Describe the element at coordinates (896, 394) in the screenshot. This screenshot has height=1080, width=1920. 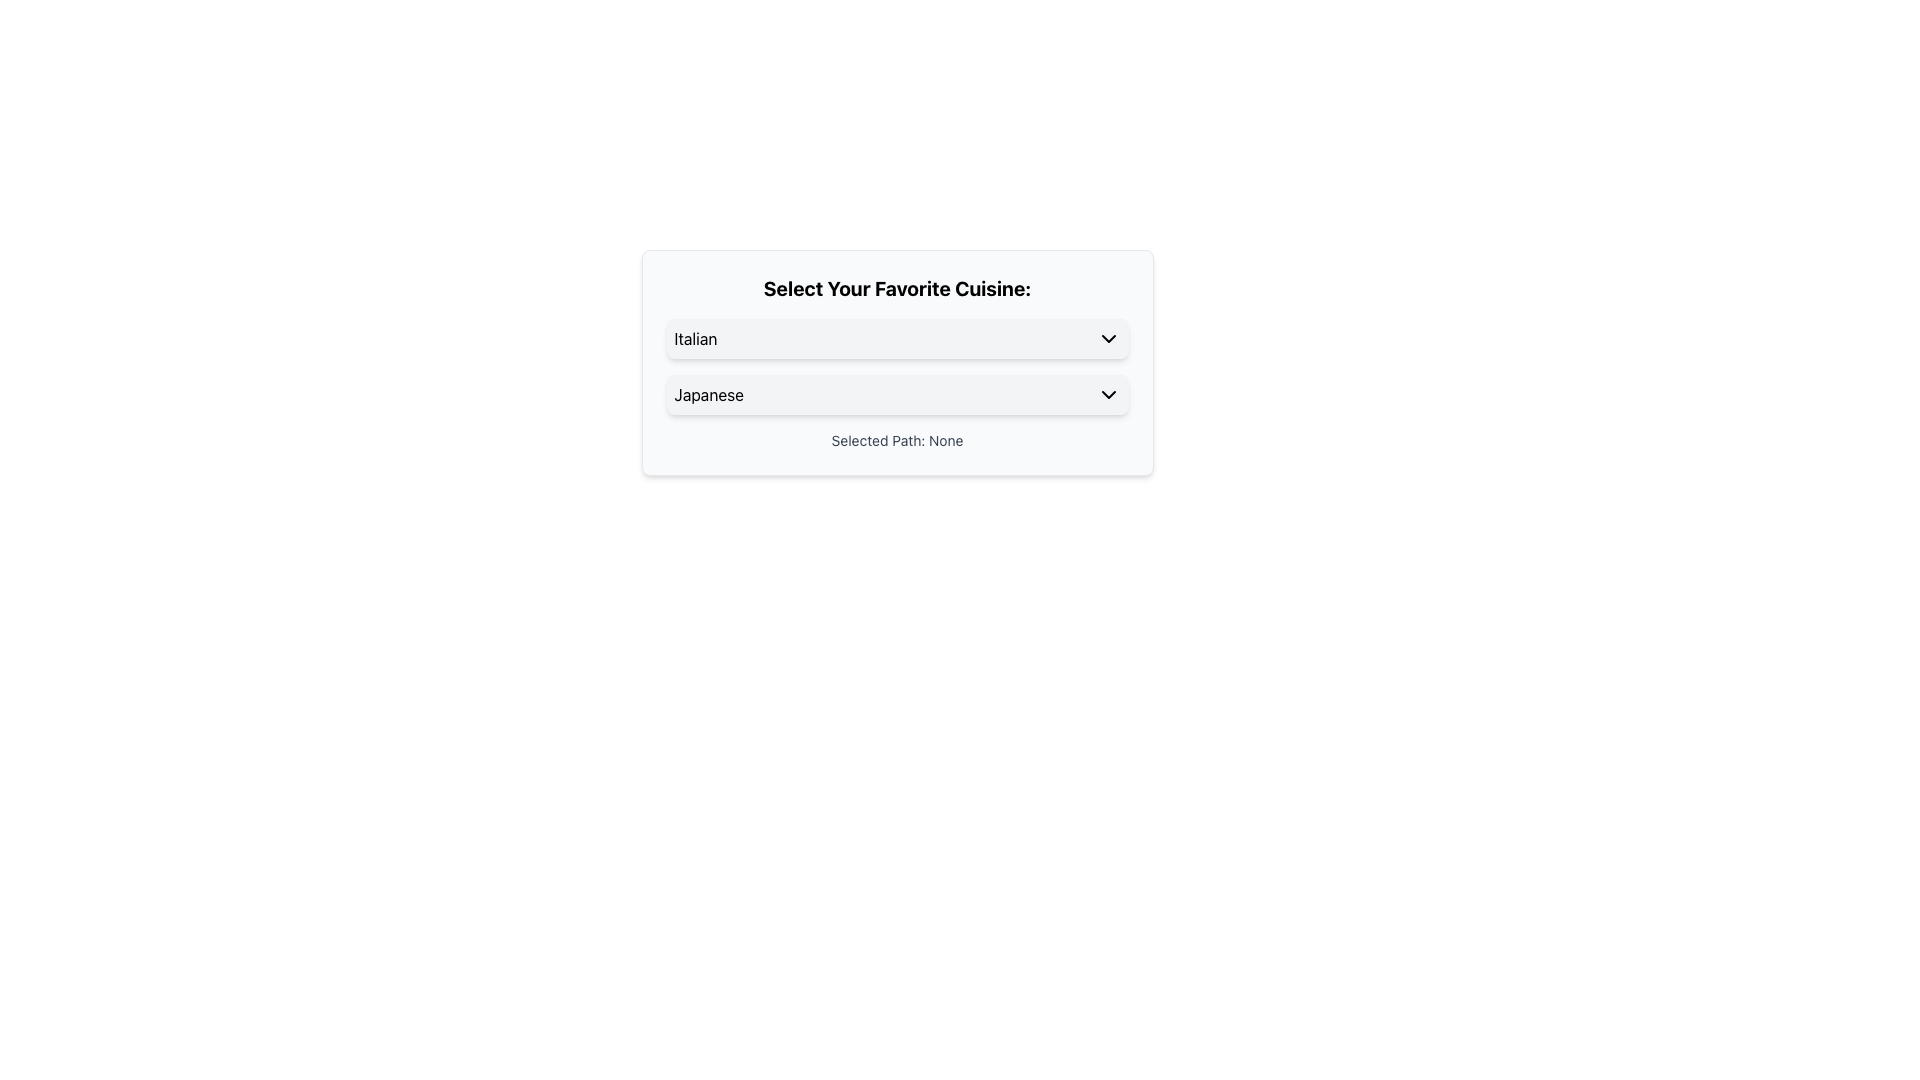
I see `the dropdown button located below the 'Italian' dropdown in the vertically stacked group of dropdown elements` at that location.